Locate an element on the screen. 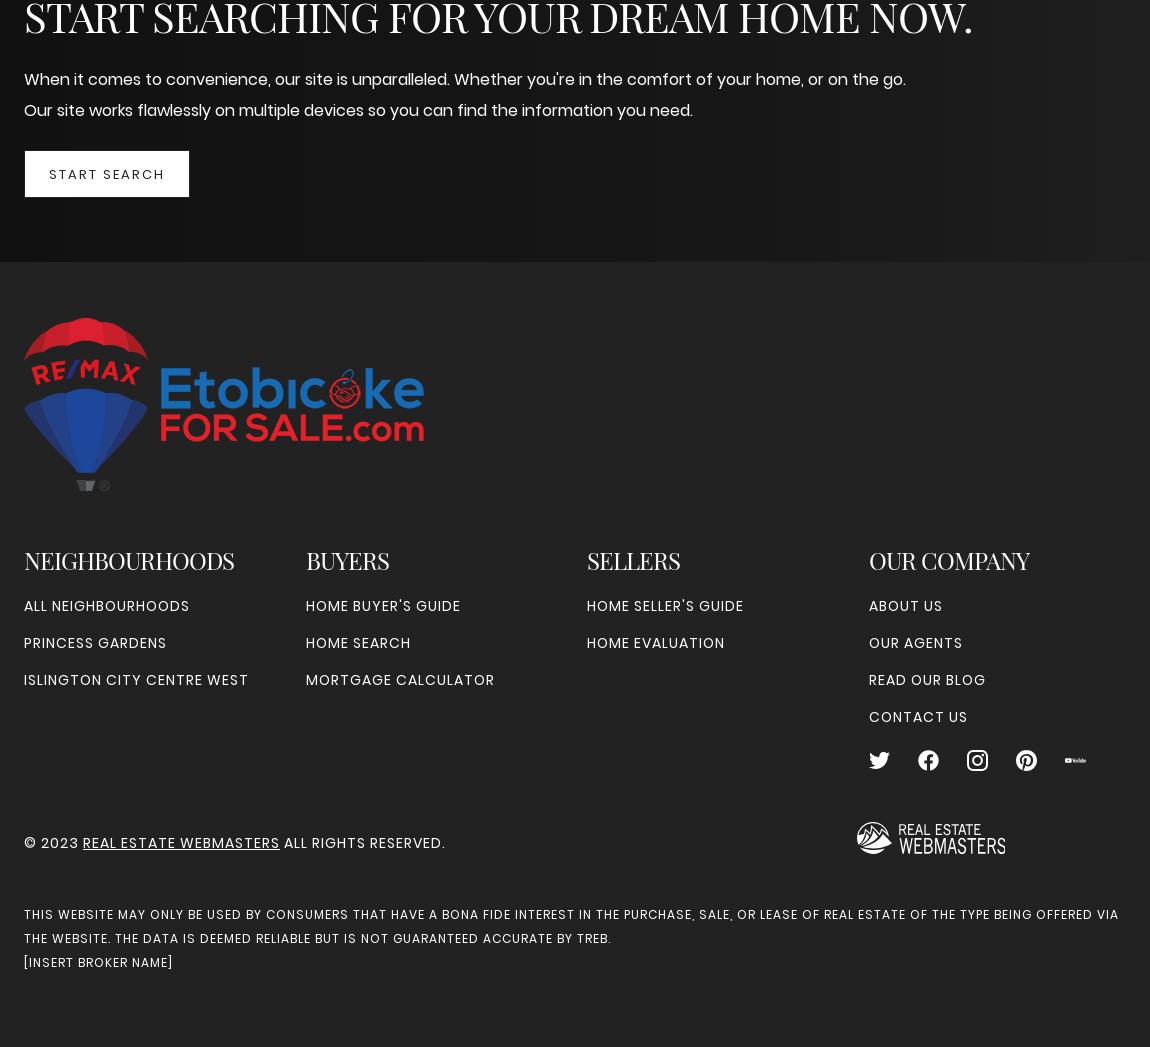  'Sellers' is located at coordinates (632, 560).